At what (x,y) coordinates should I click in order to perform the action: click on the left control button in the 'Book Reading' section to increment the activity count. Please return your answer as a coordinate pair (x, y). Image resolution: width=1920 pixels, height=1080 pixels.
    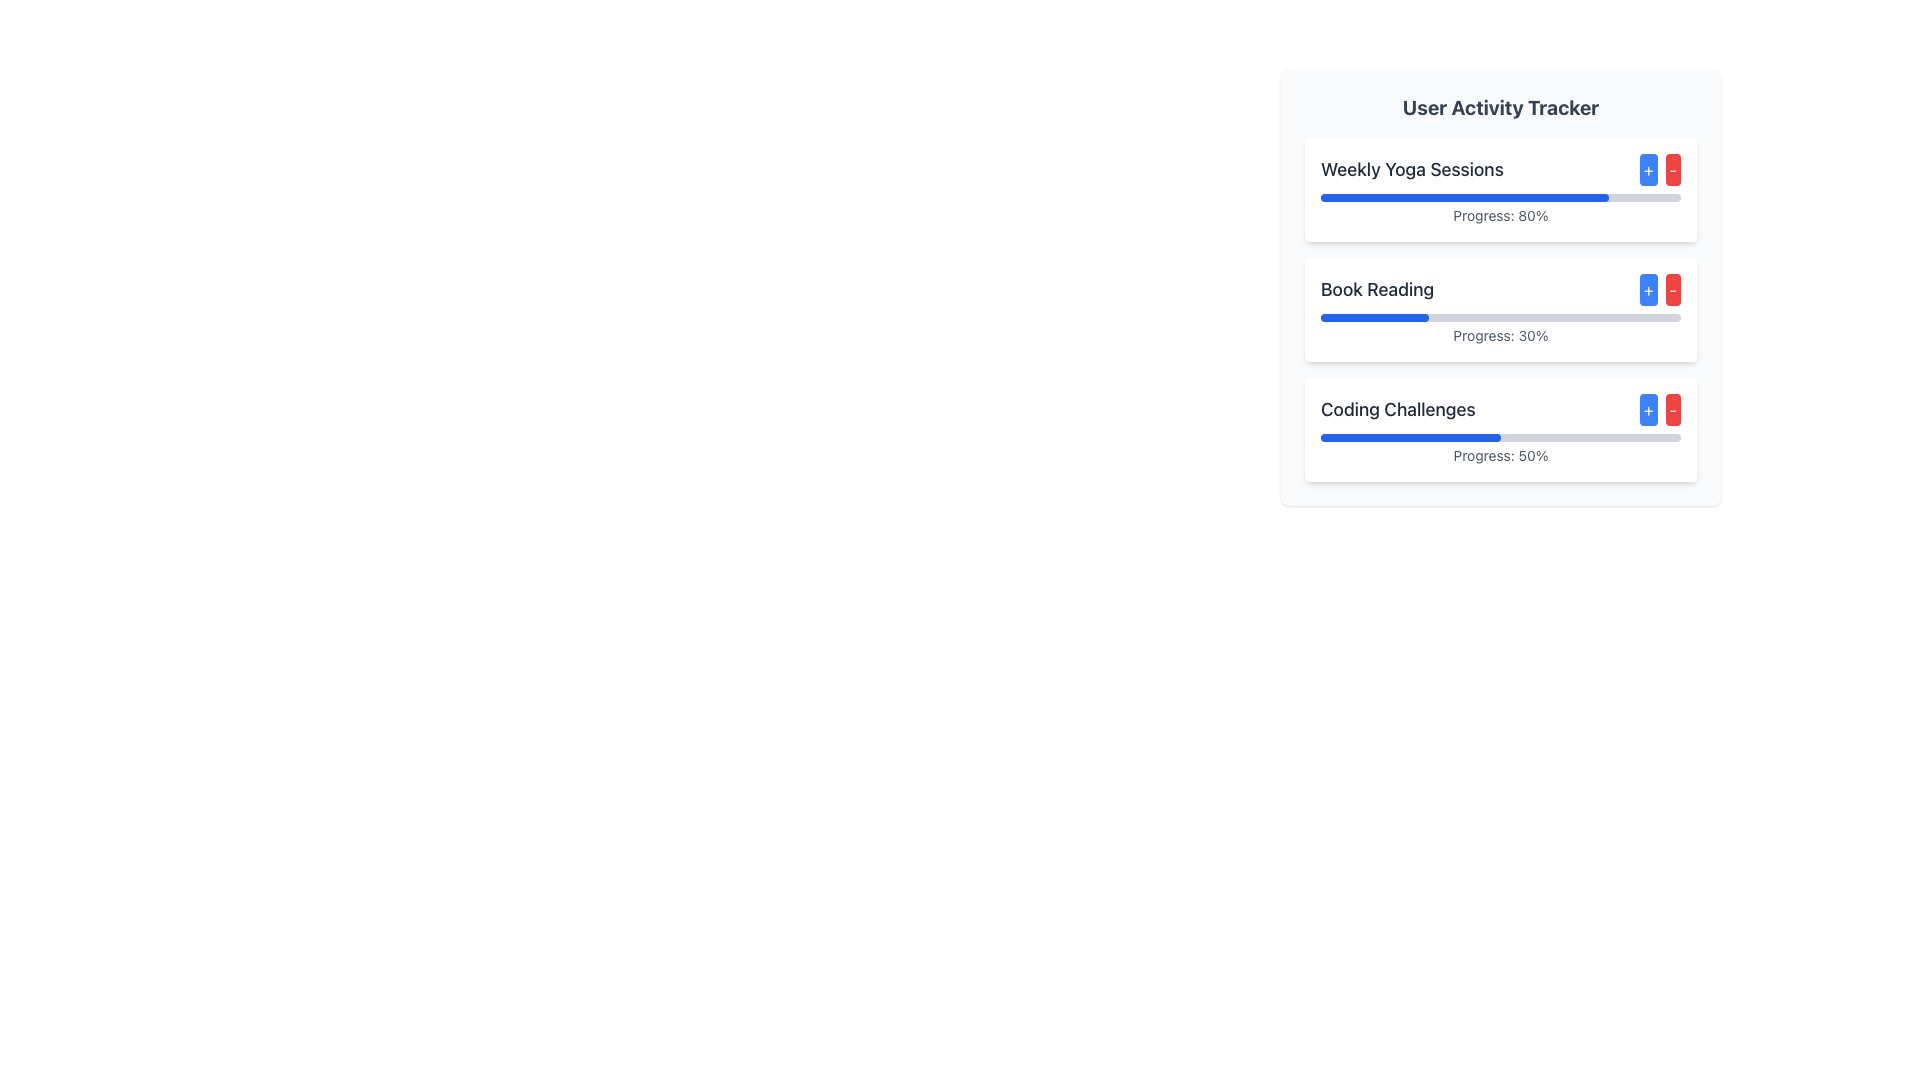
    Looking at the image, I should click on (1648, 289).